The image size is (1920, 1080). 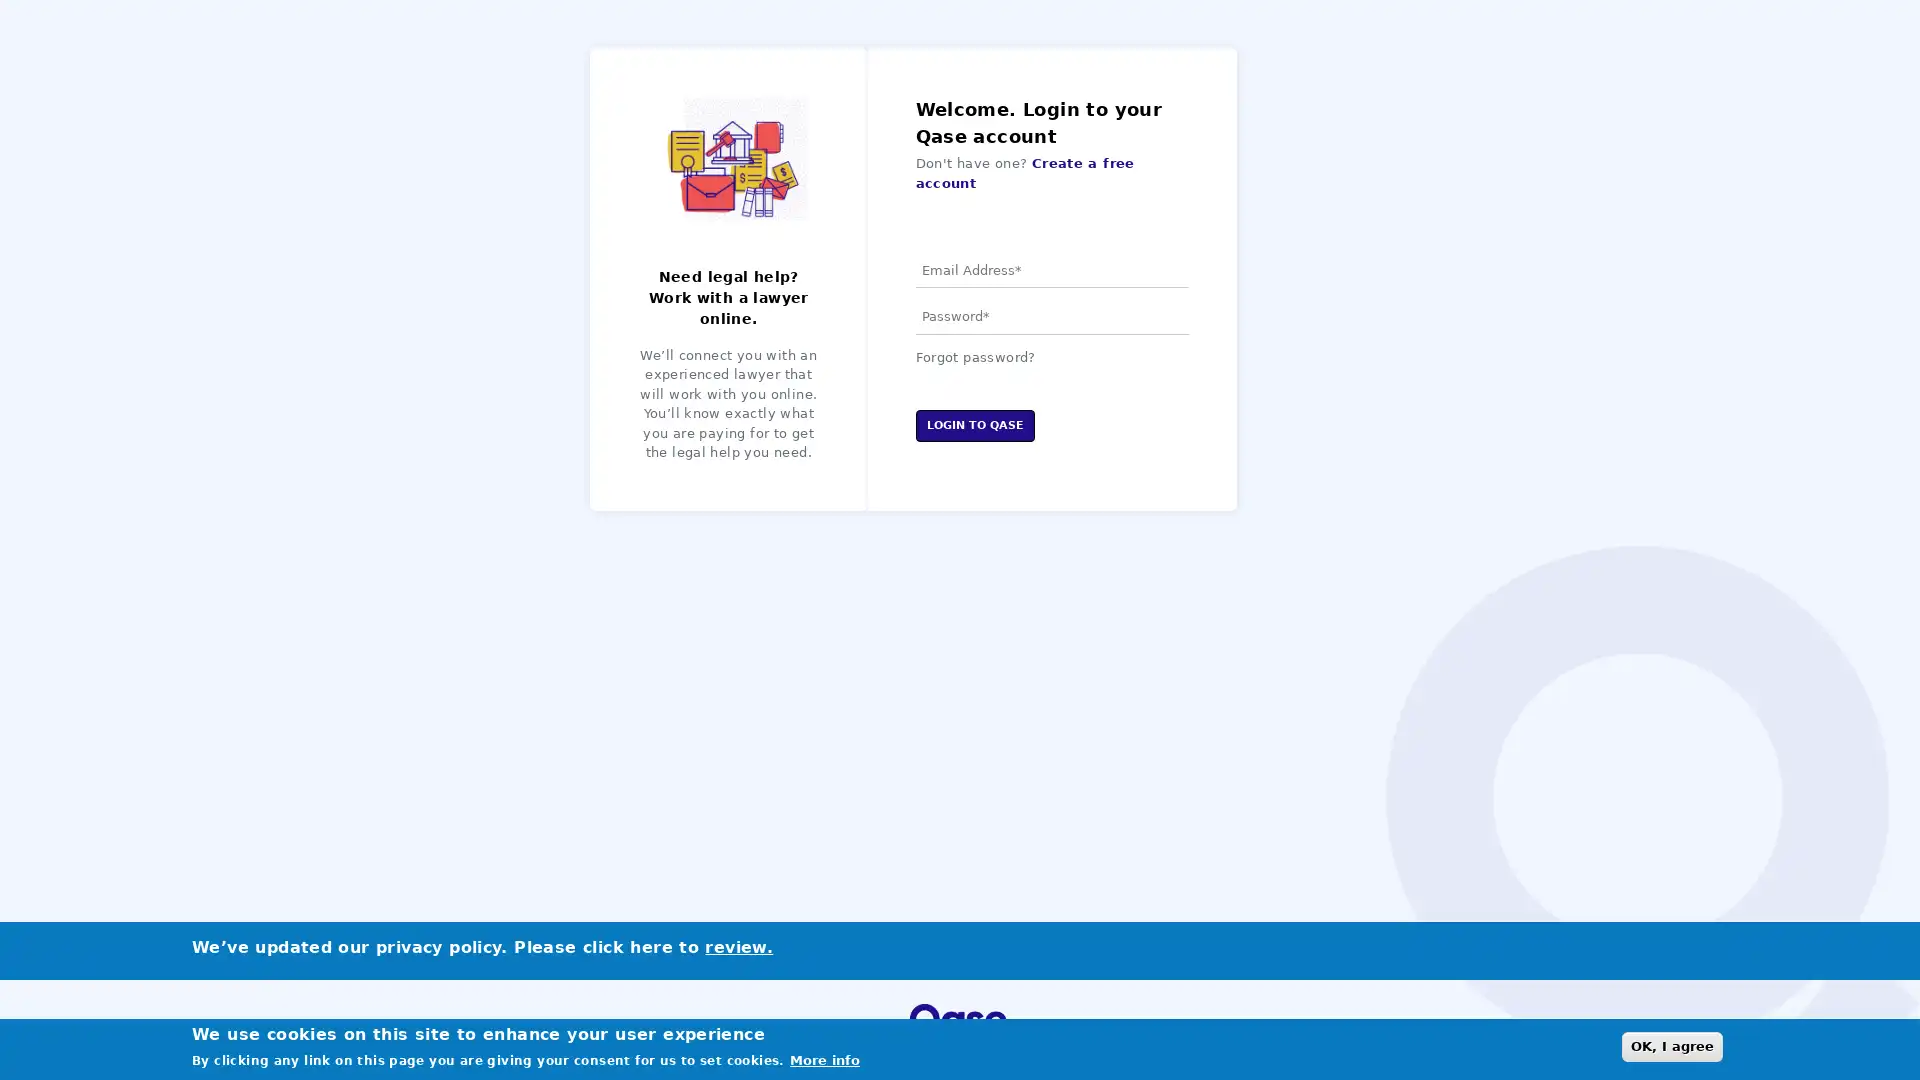 What do you see at coordinates (974, 424) in the screenshot?
I see `Login to Qase` at bounding box center [974, 424].